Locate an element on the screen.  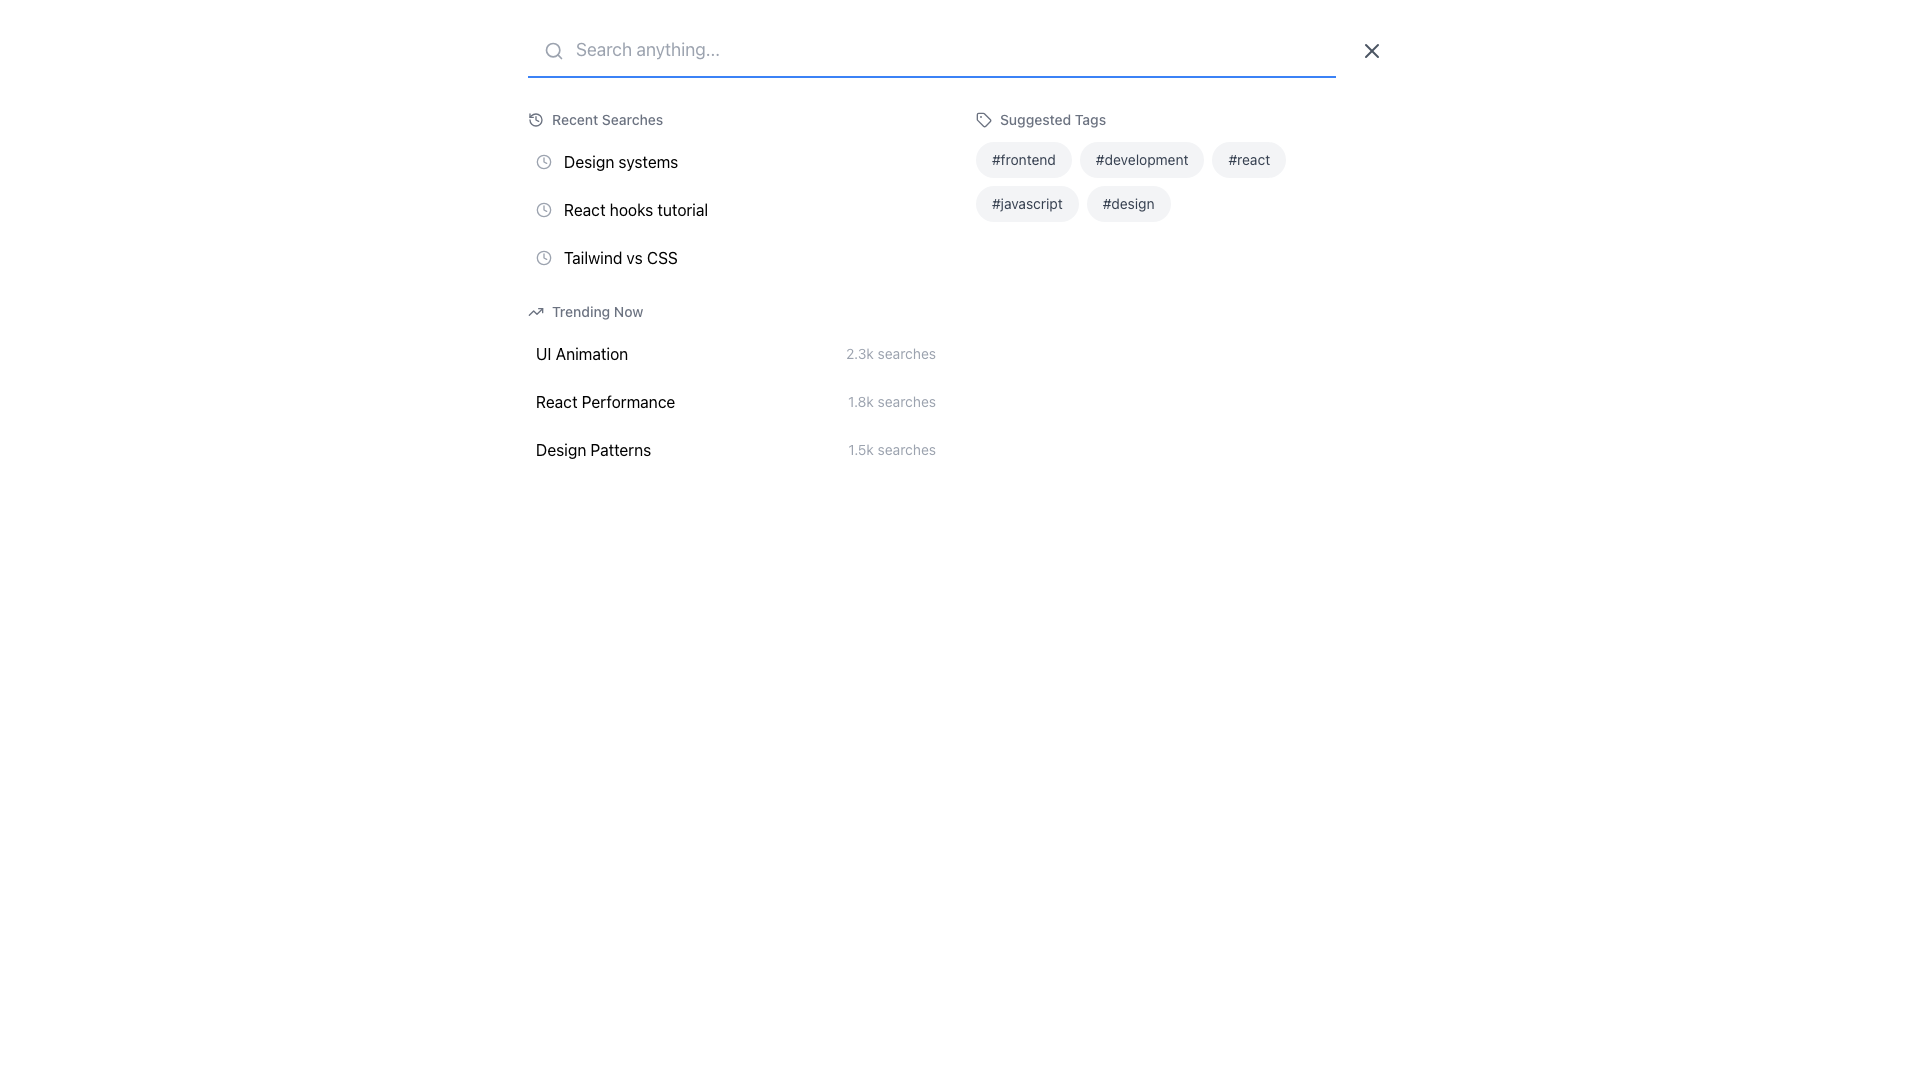
the textual label displaying '1.5k searches', which is styled with gray text and positioned beside the 'Design Patterns' label in the lower-right portion of the 'Trending Now' section is located at coordinates (891, 450).